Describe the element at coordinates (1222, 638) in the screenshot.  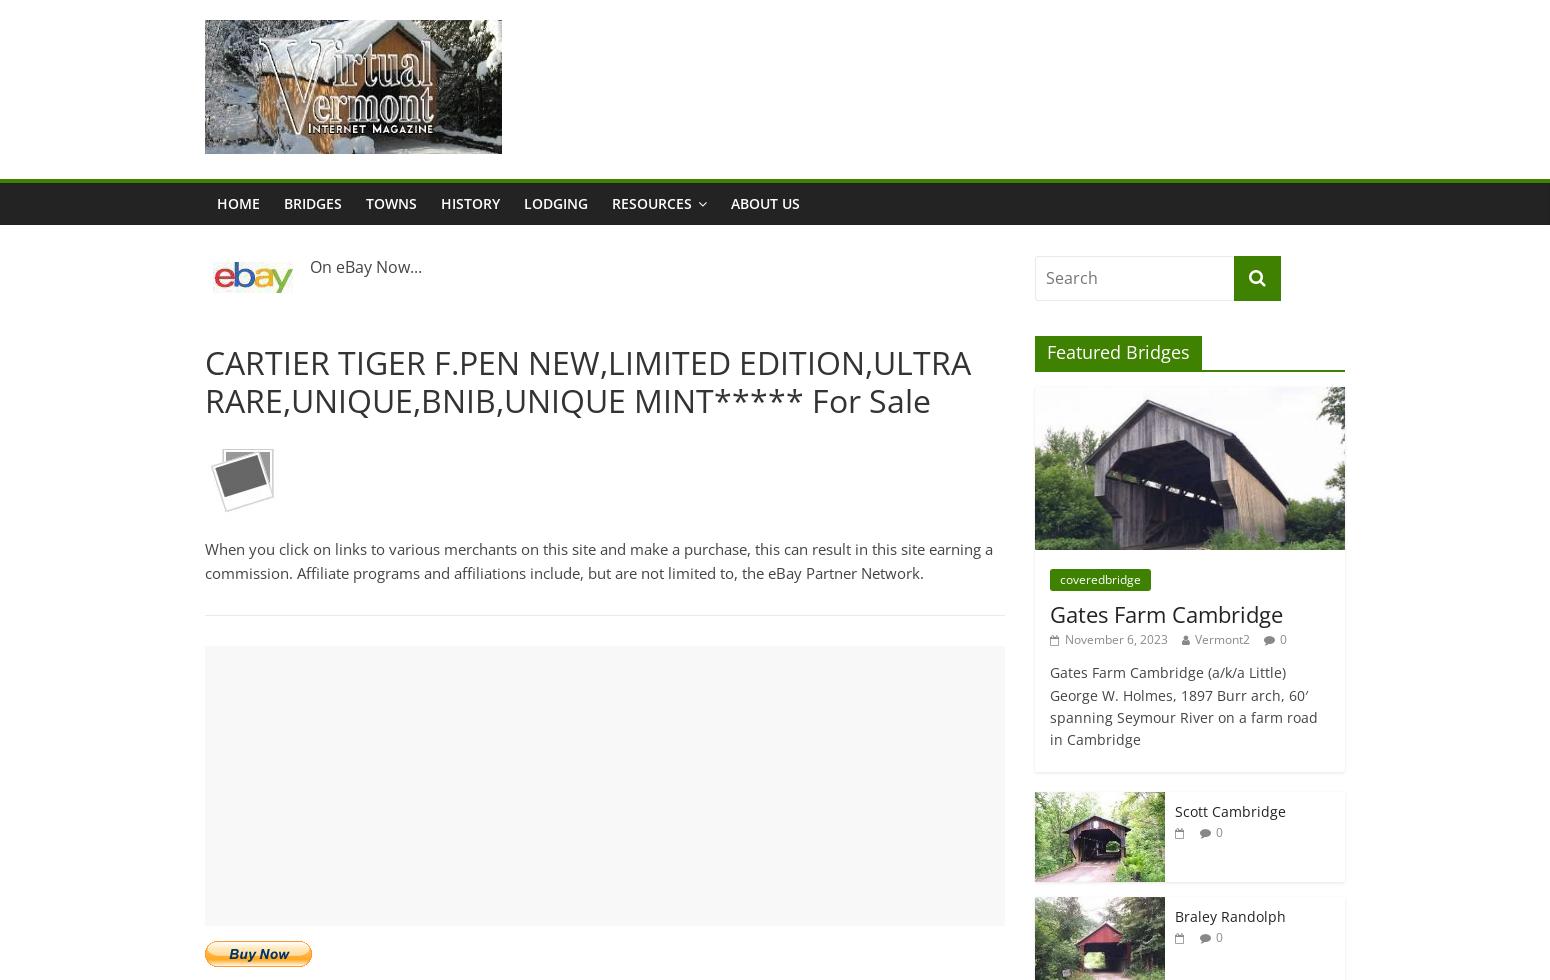
I see `'Vermont2'` at that location.